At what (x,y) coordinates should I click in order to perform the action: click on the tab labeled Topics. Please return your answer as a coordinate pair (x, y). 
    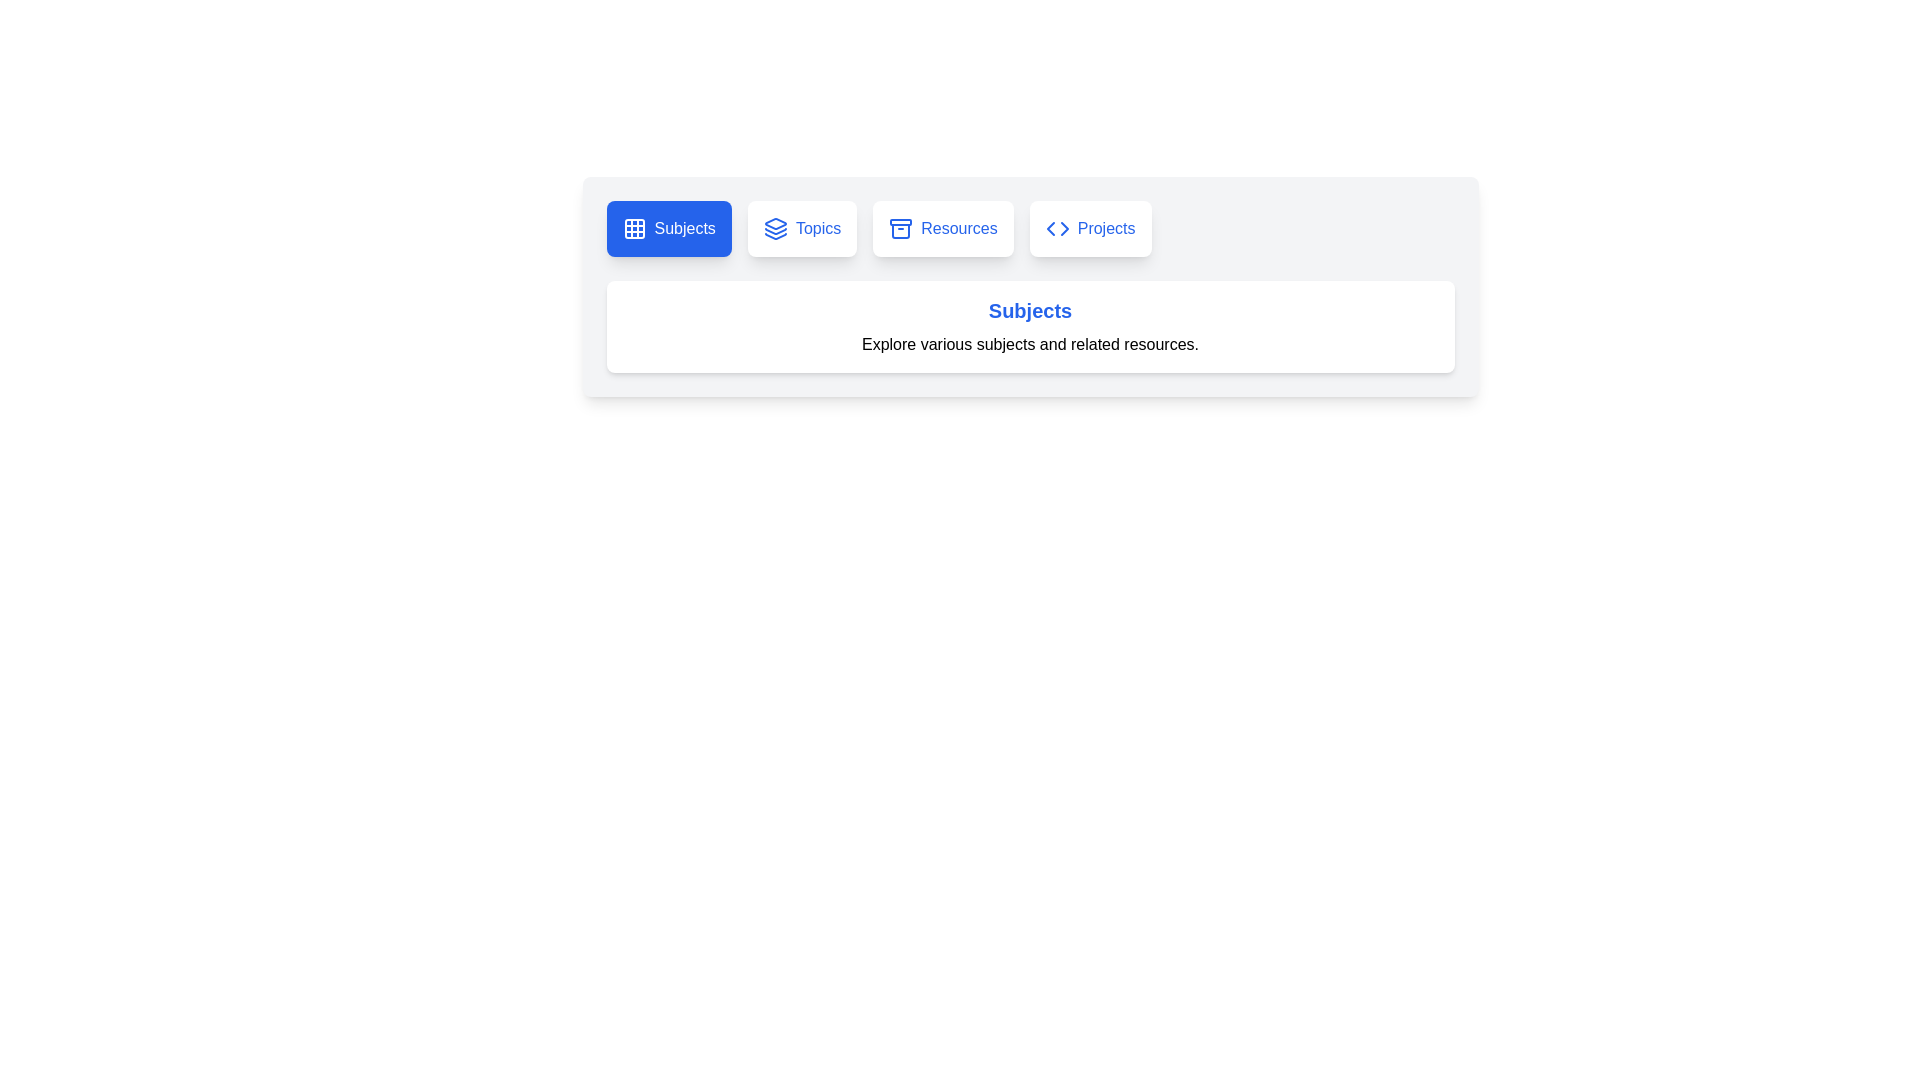
    Looking at the image, I should click on (802, 227).